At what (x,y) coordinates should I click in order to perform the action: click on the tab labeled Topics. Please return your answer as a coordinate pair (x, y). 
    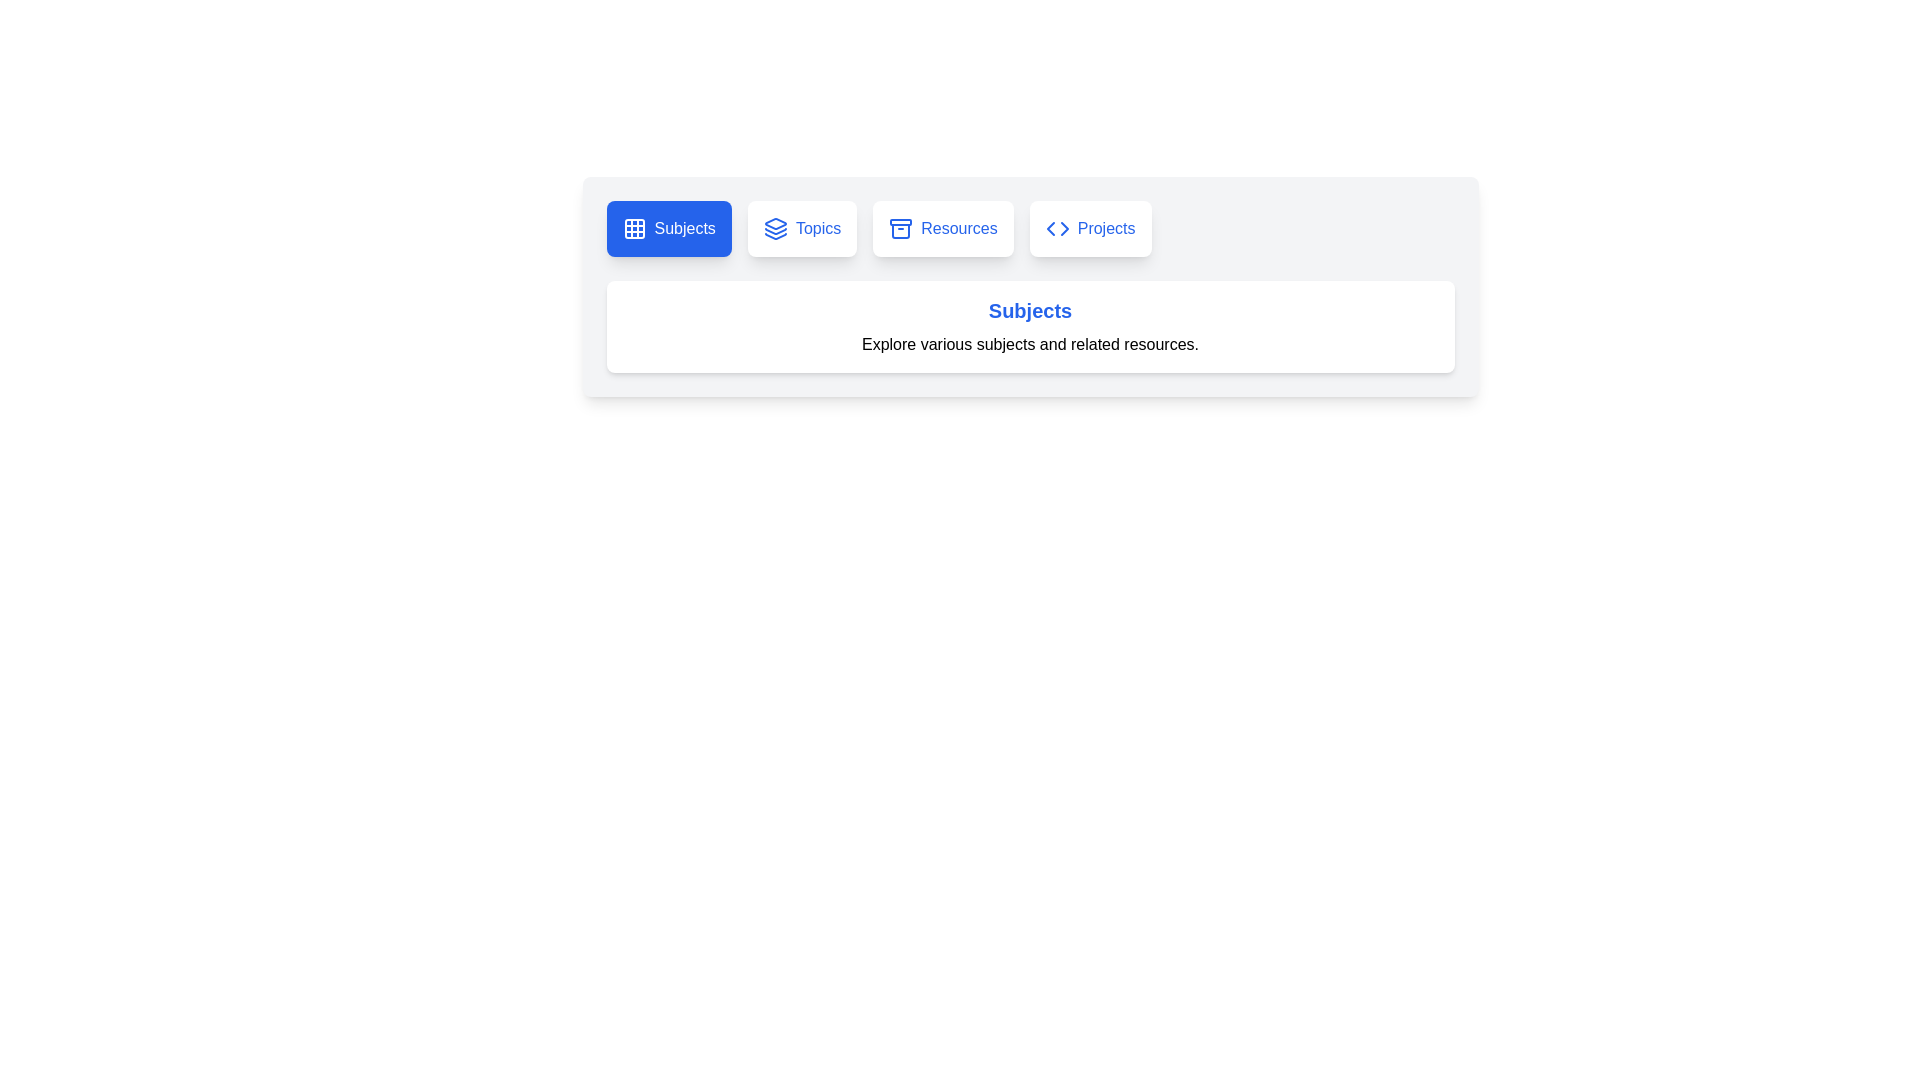
    Looking at the image, I should click on (802, 227).